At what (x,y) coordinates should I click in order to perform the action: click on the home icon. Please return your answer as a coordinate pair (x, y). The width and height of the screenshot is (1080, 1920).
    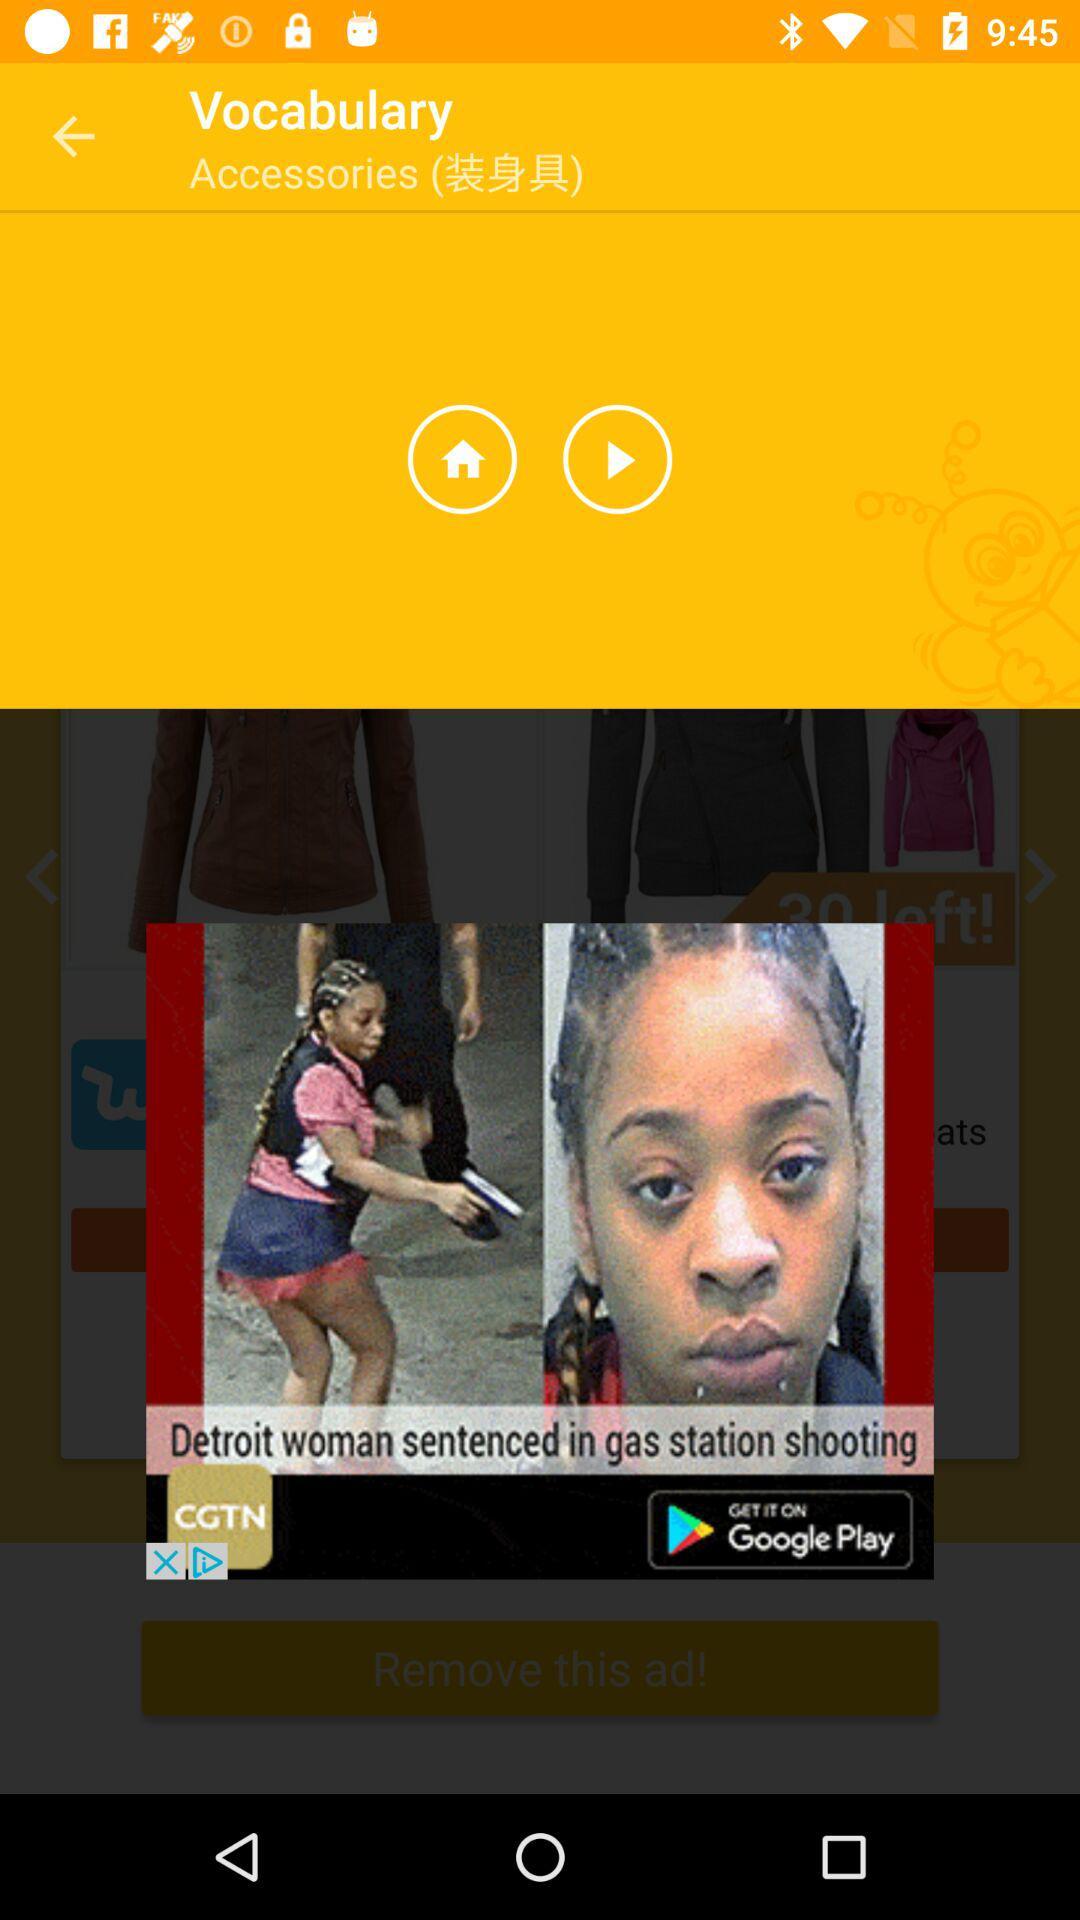
    Looking at the image, I should click on (462, 458).